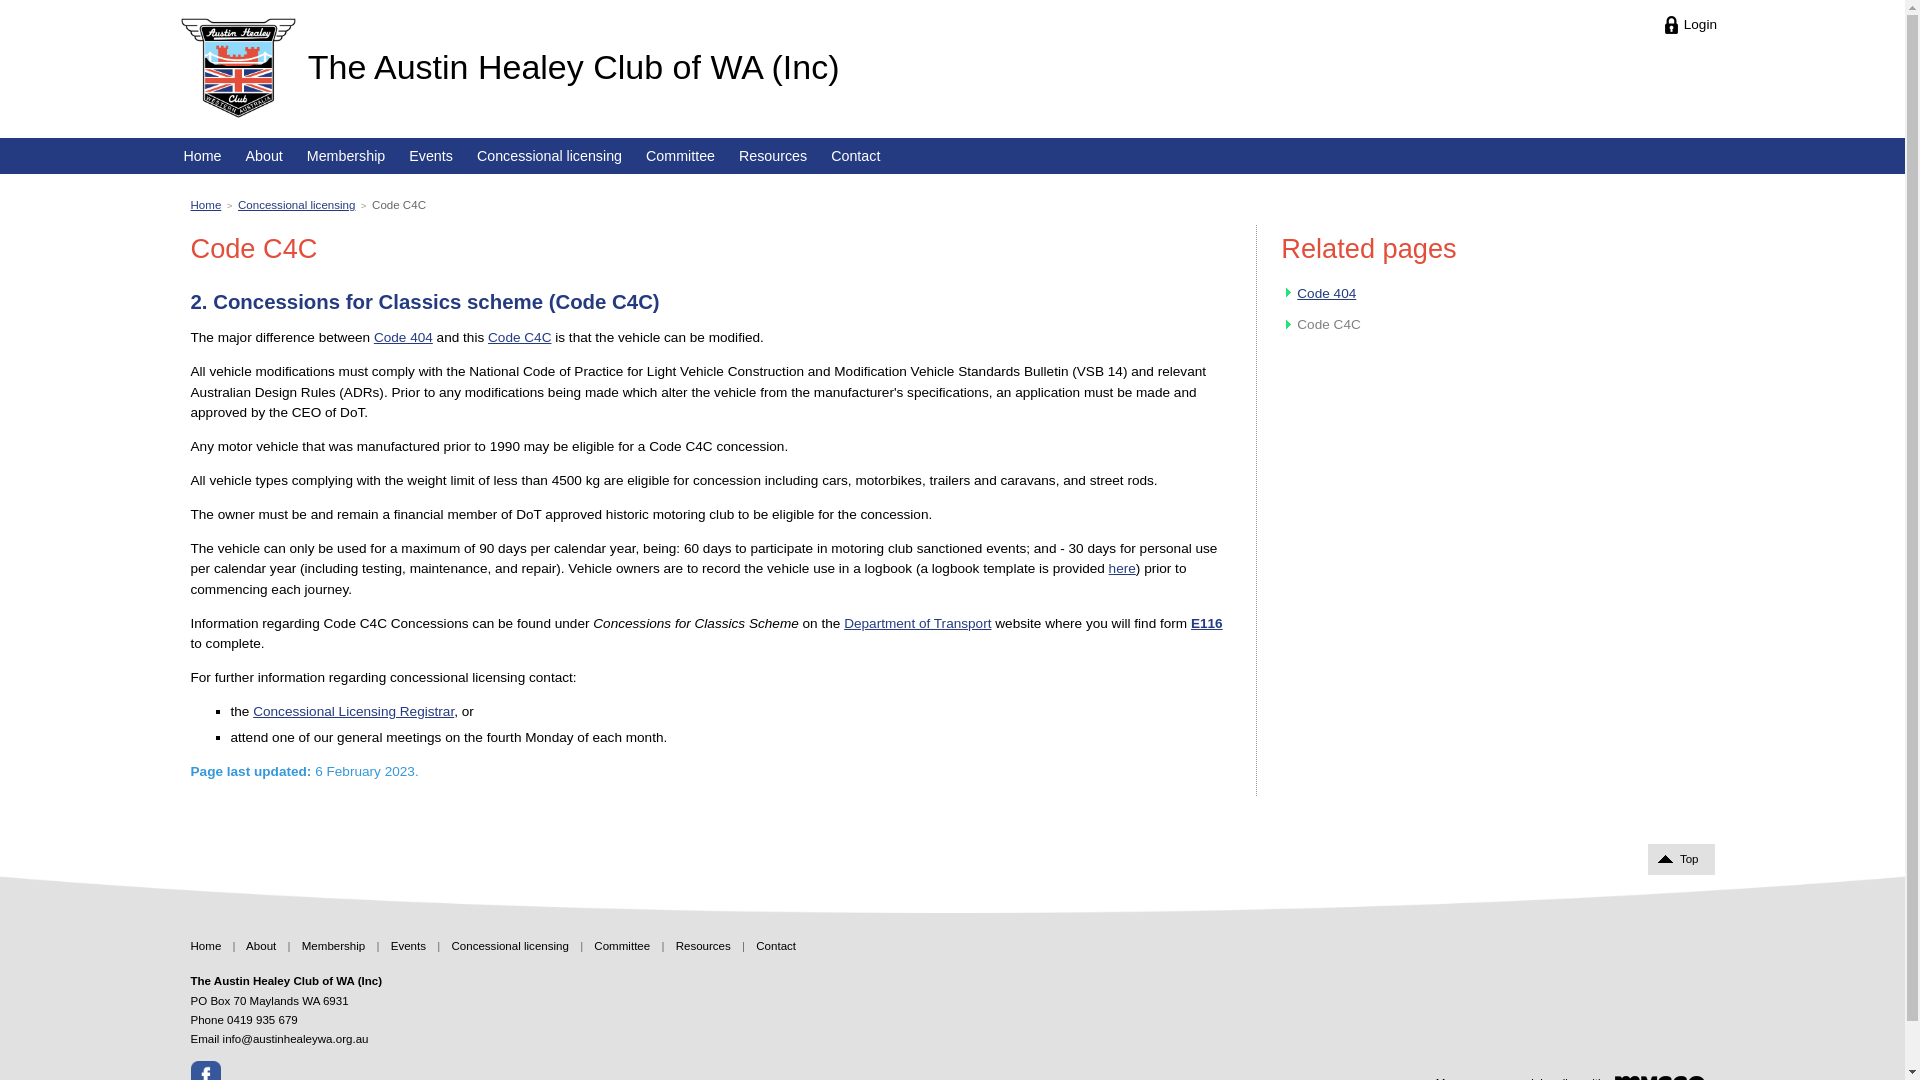  What do you see at coordinates (295, 1037) in the screenshot?
I see `'info@austinhealeywa.org.au'` at bounding box center [295, 1037].